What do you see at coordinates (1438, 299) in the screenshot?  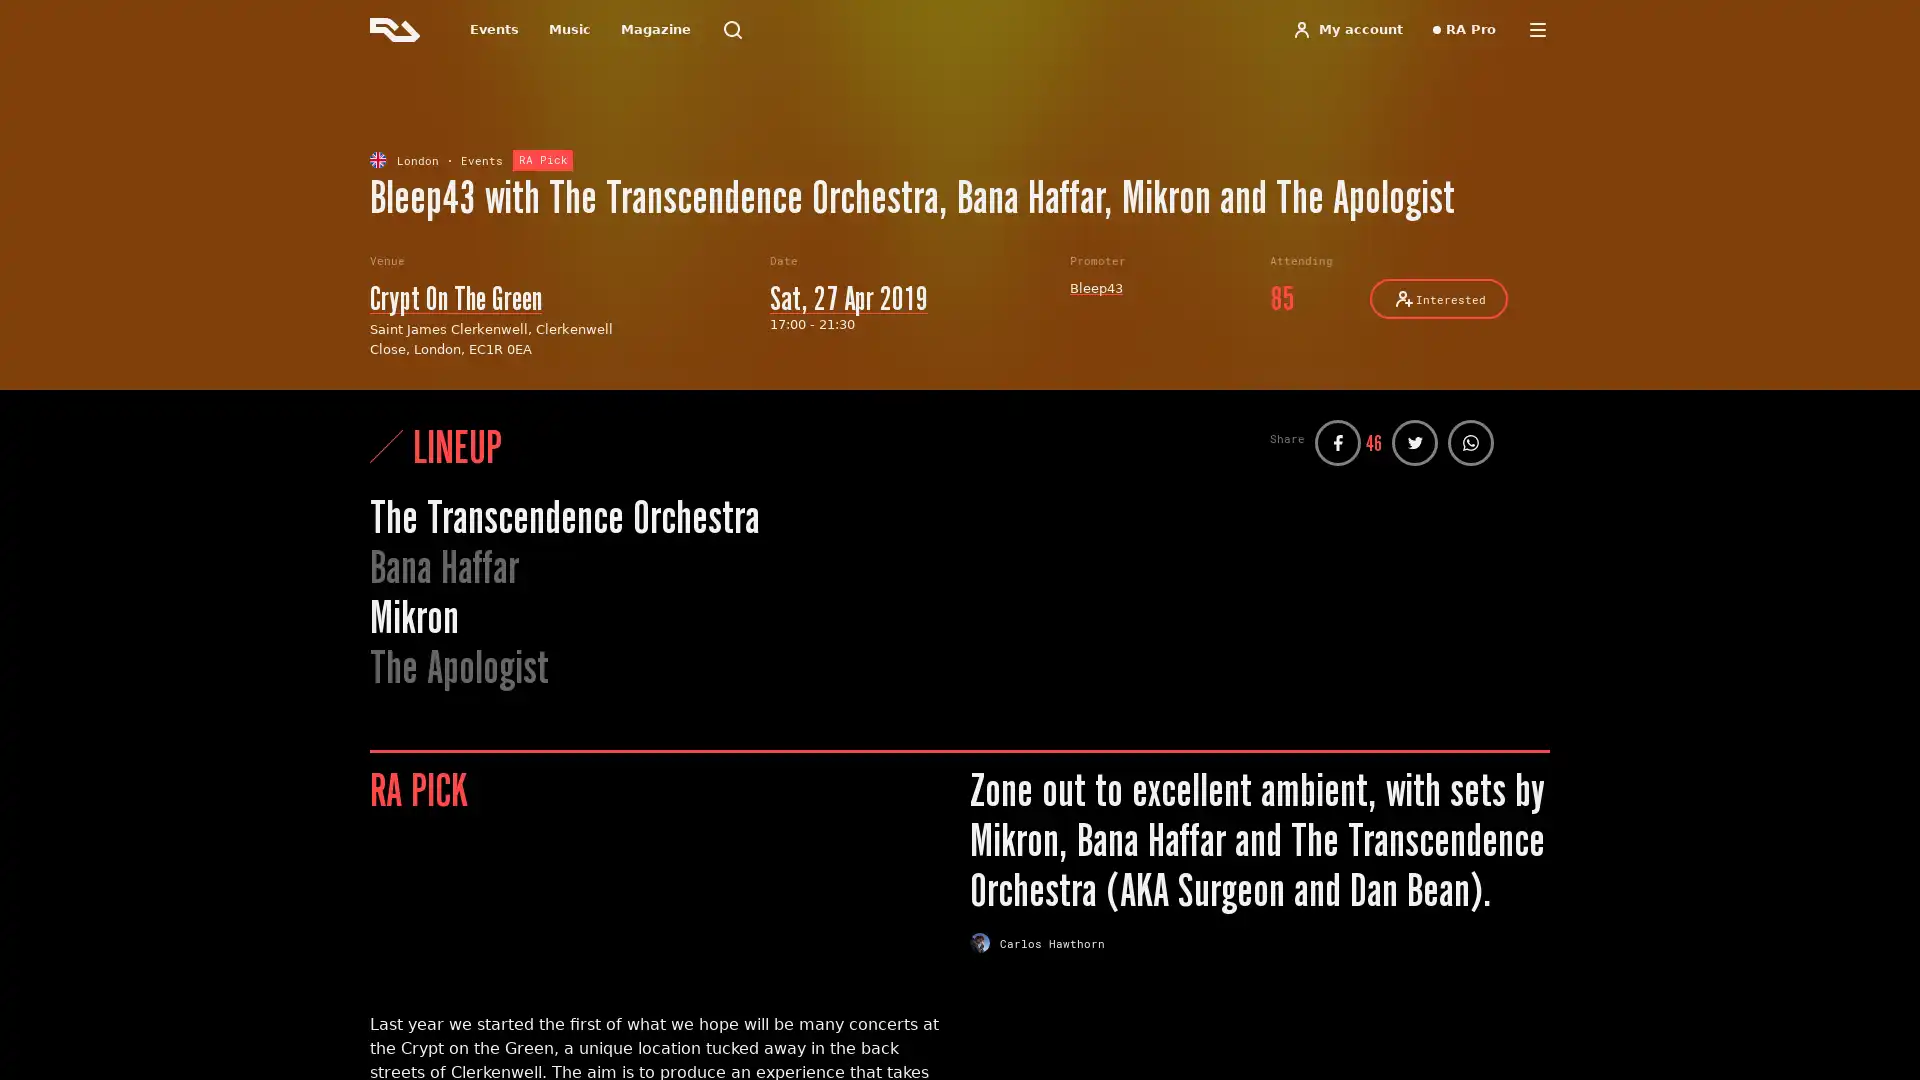 I see `Follow Interested` at bounding box center [1438, 299].